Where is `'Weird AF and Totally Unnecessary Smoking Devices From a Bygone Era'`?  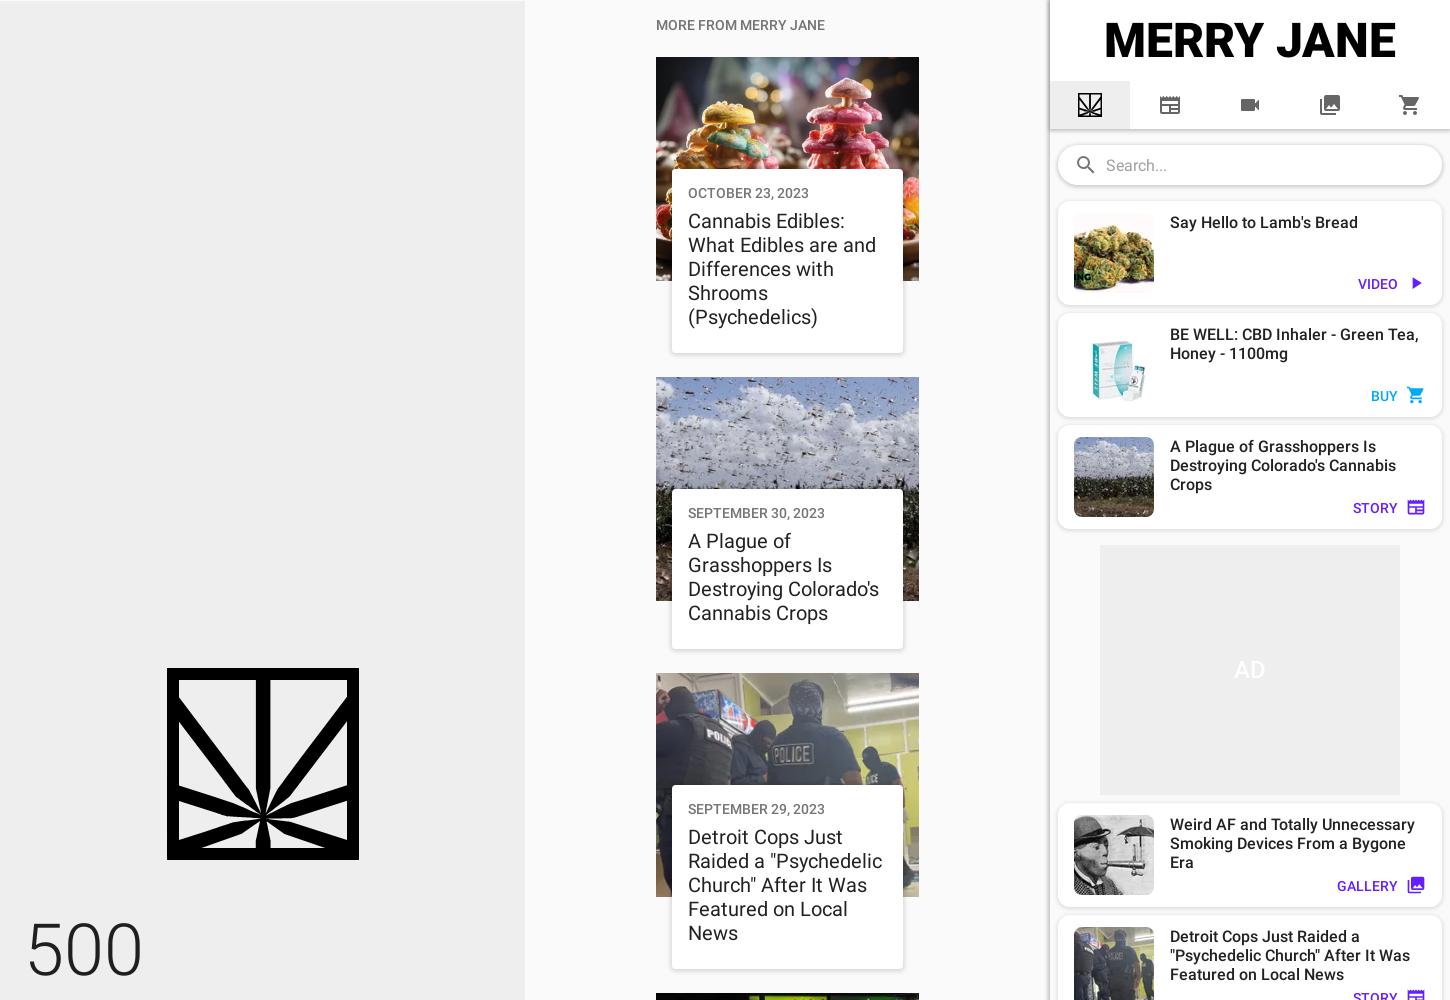 'Weird AF and Totally Unnecessary Smoking Devices From a Bygone Era' is located at coordinates (1294, 842).